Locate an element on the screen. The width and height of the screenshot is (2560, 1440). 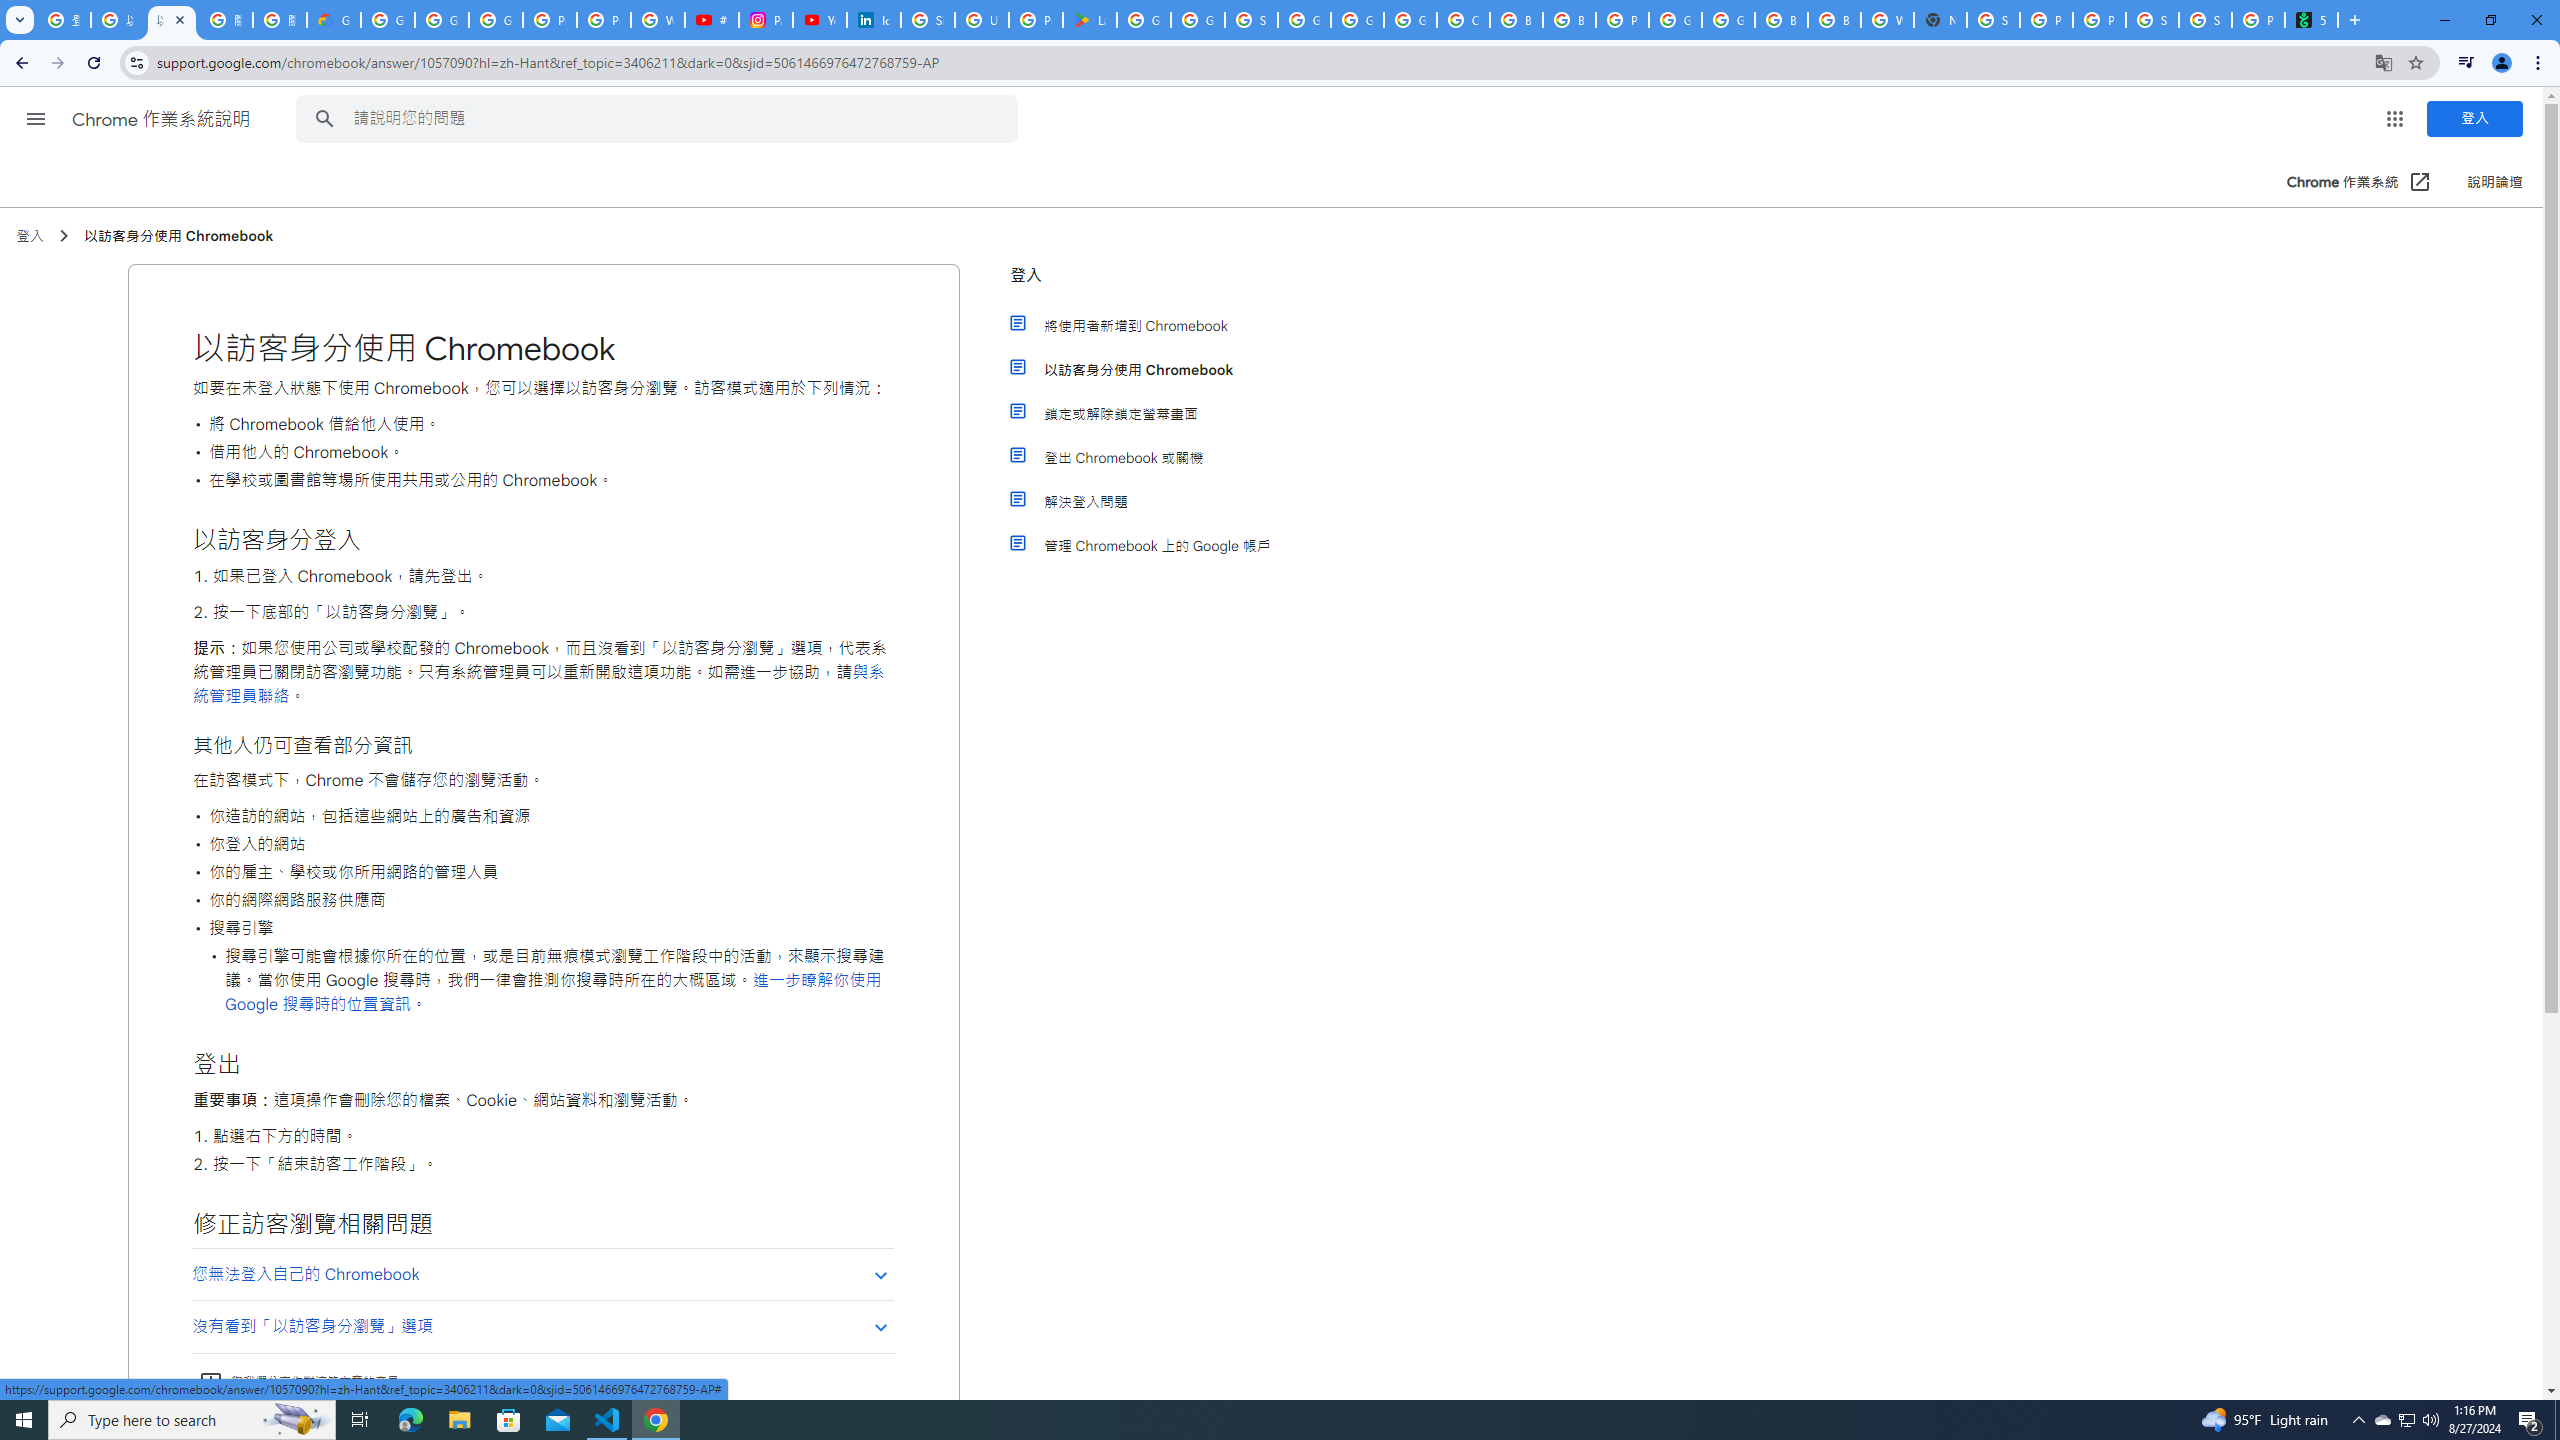
'Browse Chrome as a guest - Computer - Google Chrome Help' is located at coordinates (1781, 19).